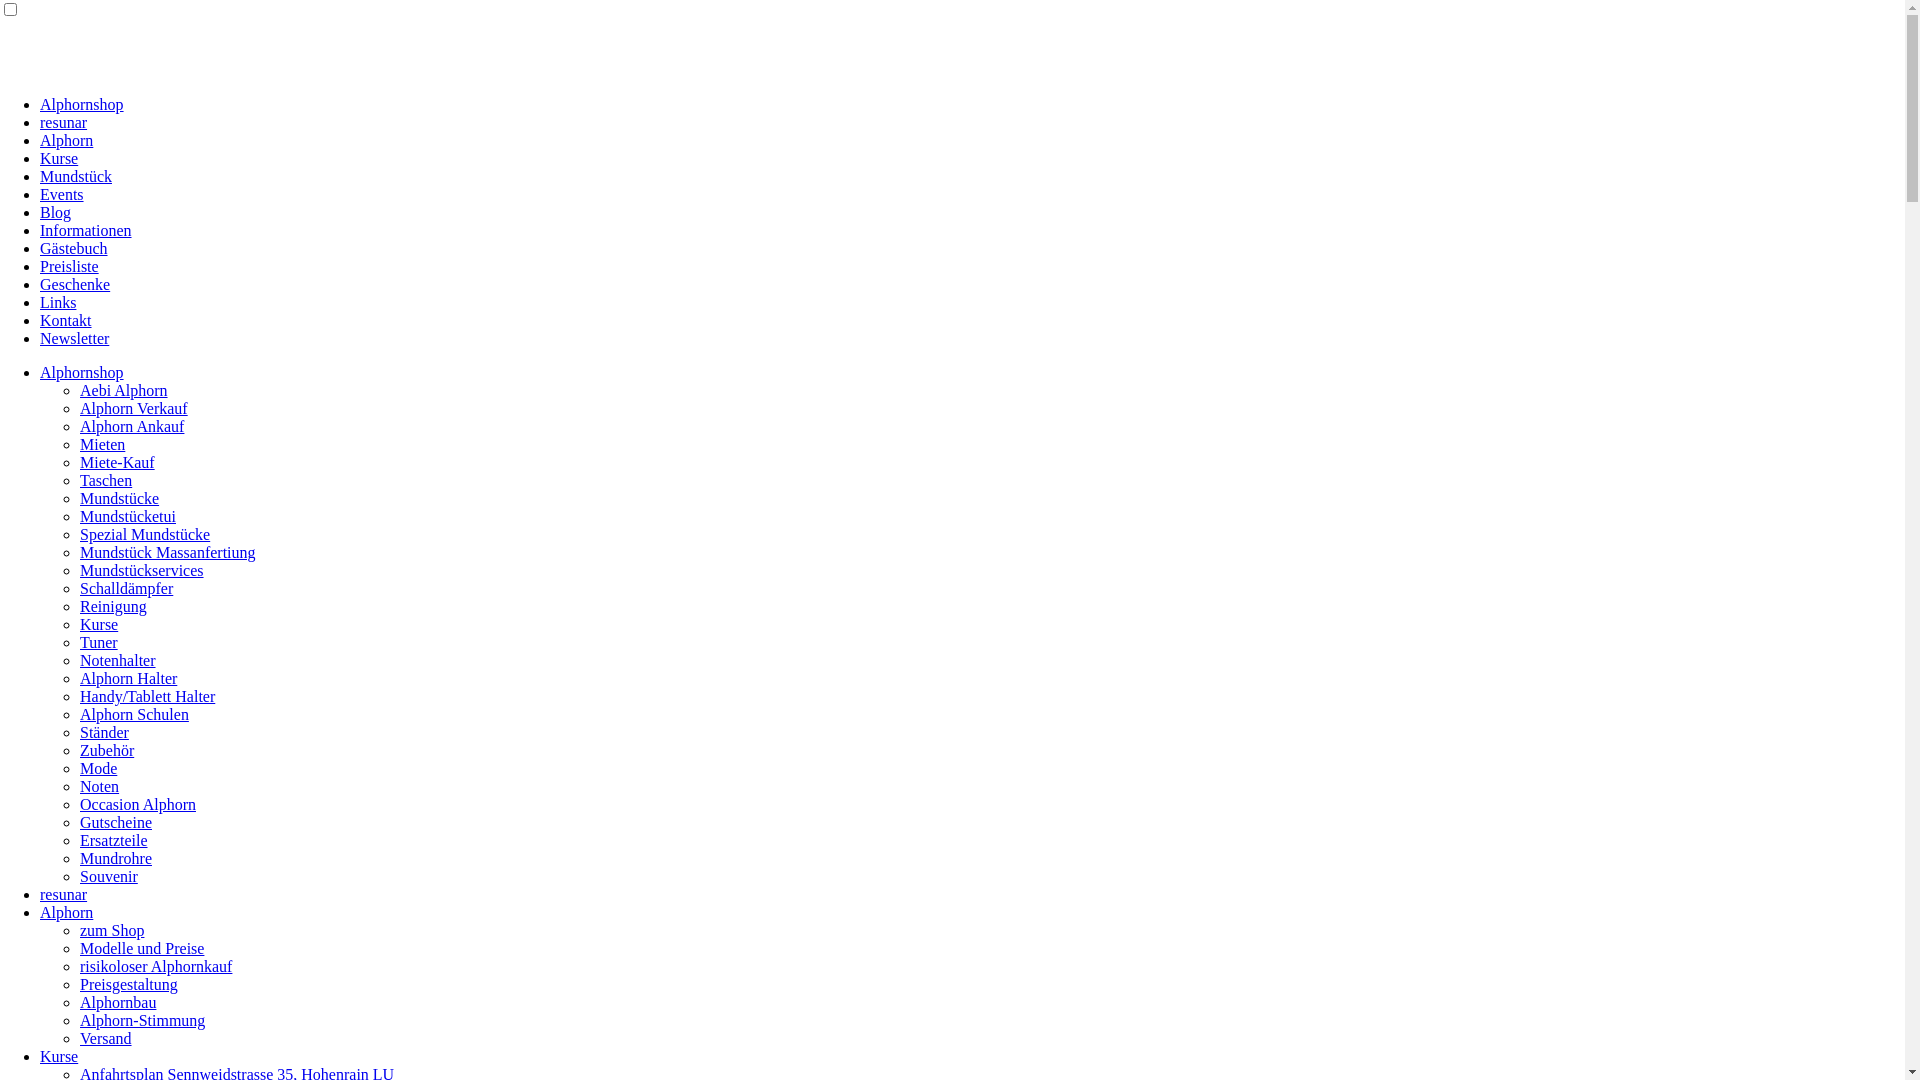 This screenshot has height=1080, width=1920. I want to click on 'Kurse', so click(58, 157).